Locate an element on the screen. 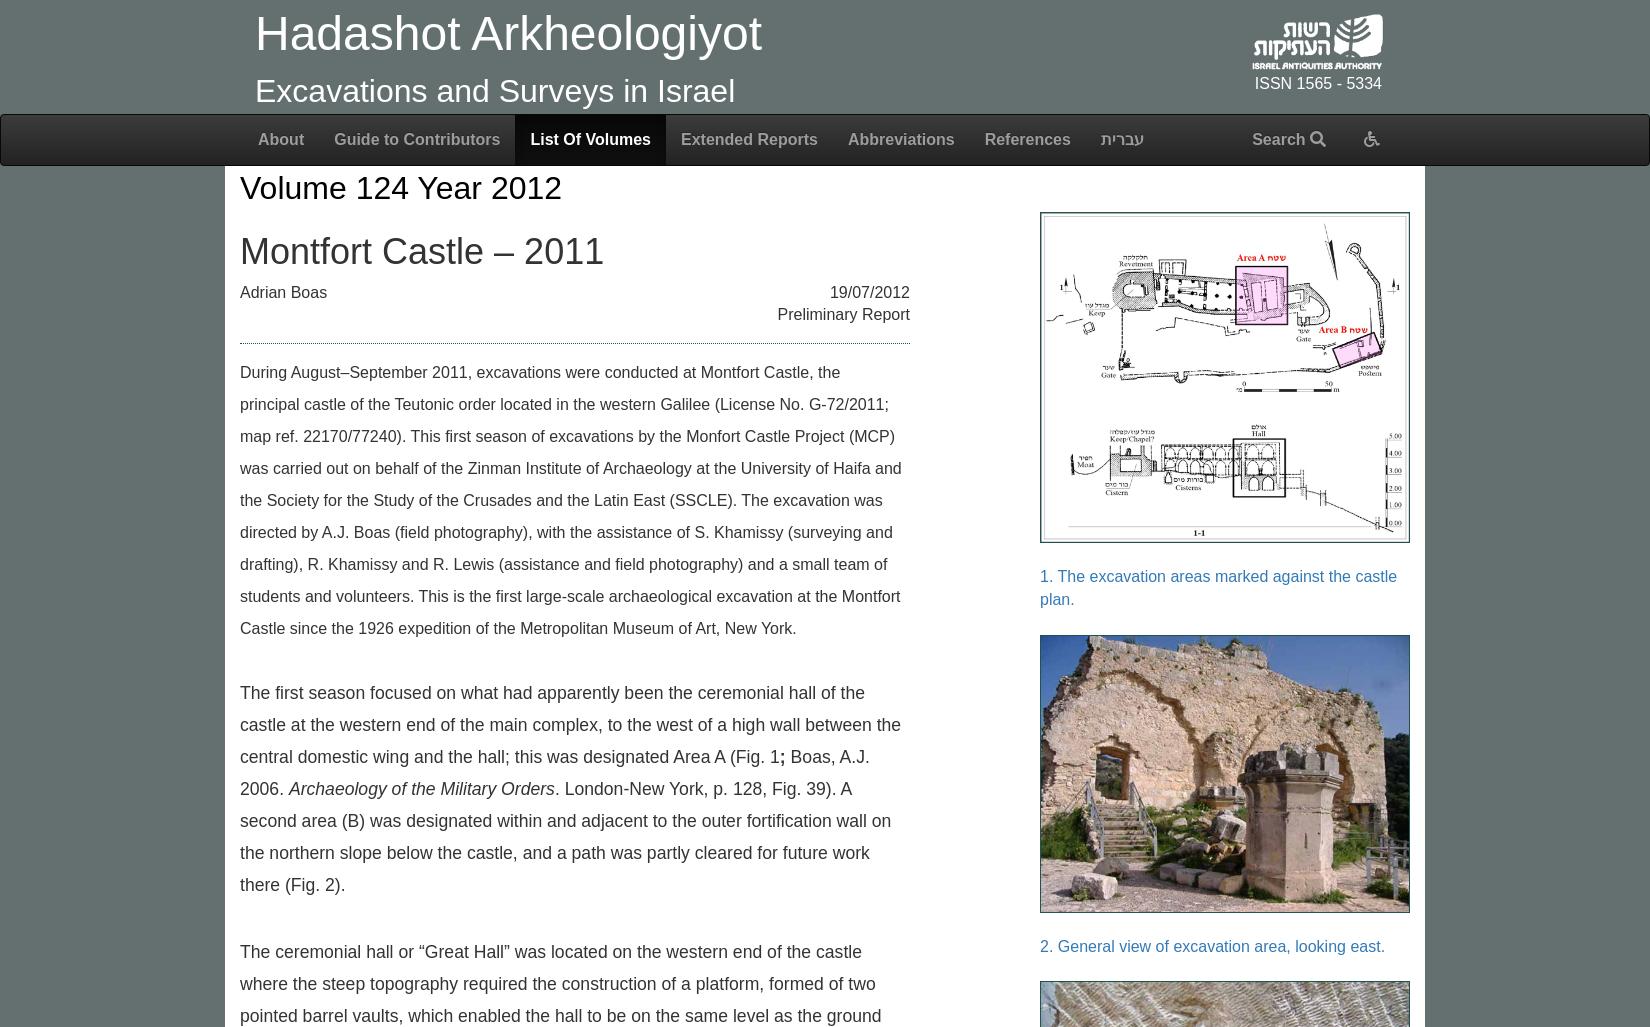 The height and width of the screenshot is (1027, 1650). 'Boas, A.J. 2006.' is located at coordinates (240, 772).